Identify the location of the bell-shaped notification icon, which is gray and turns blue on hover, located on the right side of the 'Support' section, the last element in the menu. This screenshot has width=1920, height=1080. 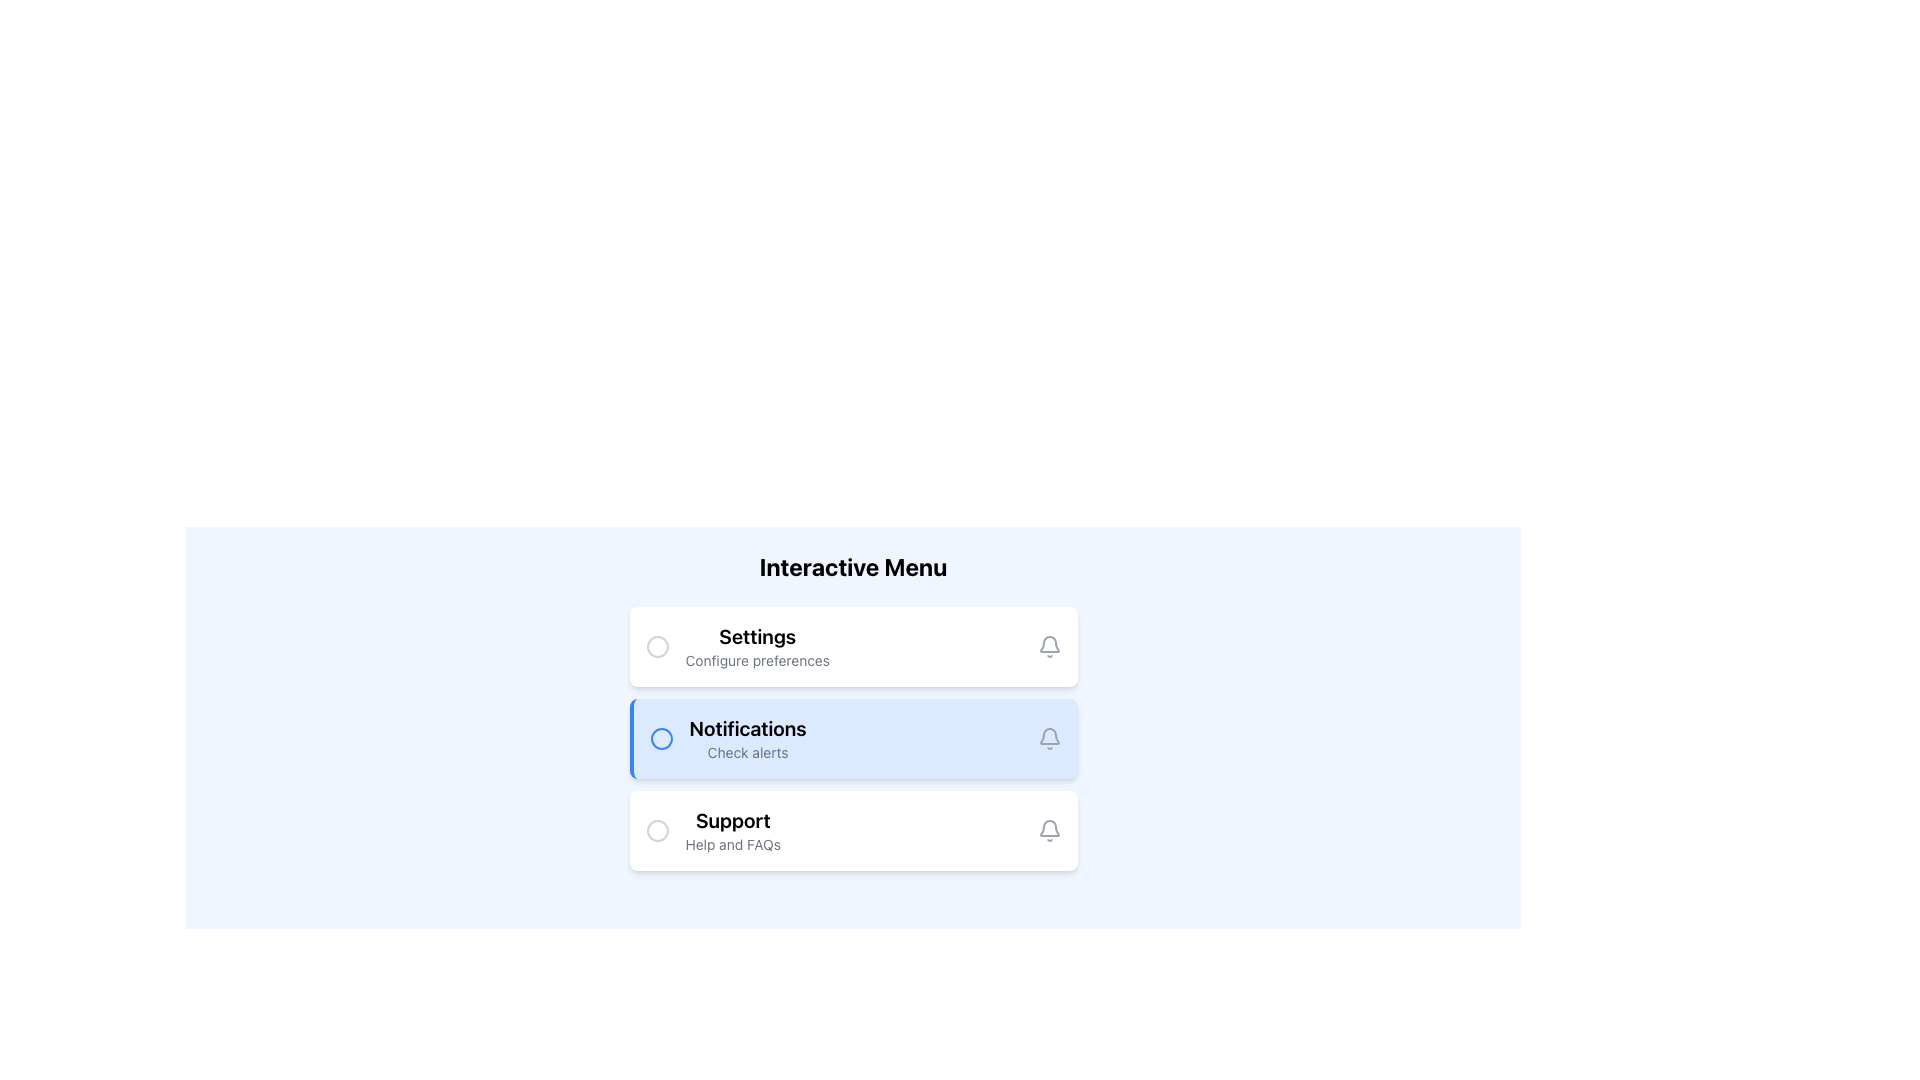
(1048, 830).